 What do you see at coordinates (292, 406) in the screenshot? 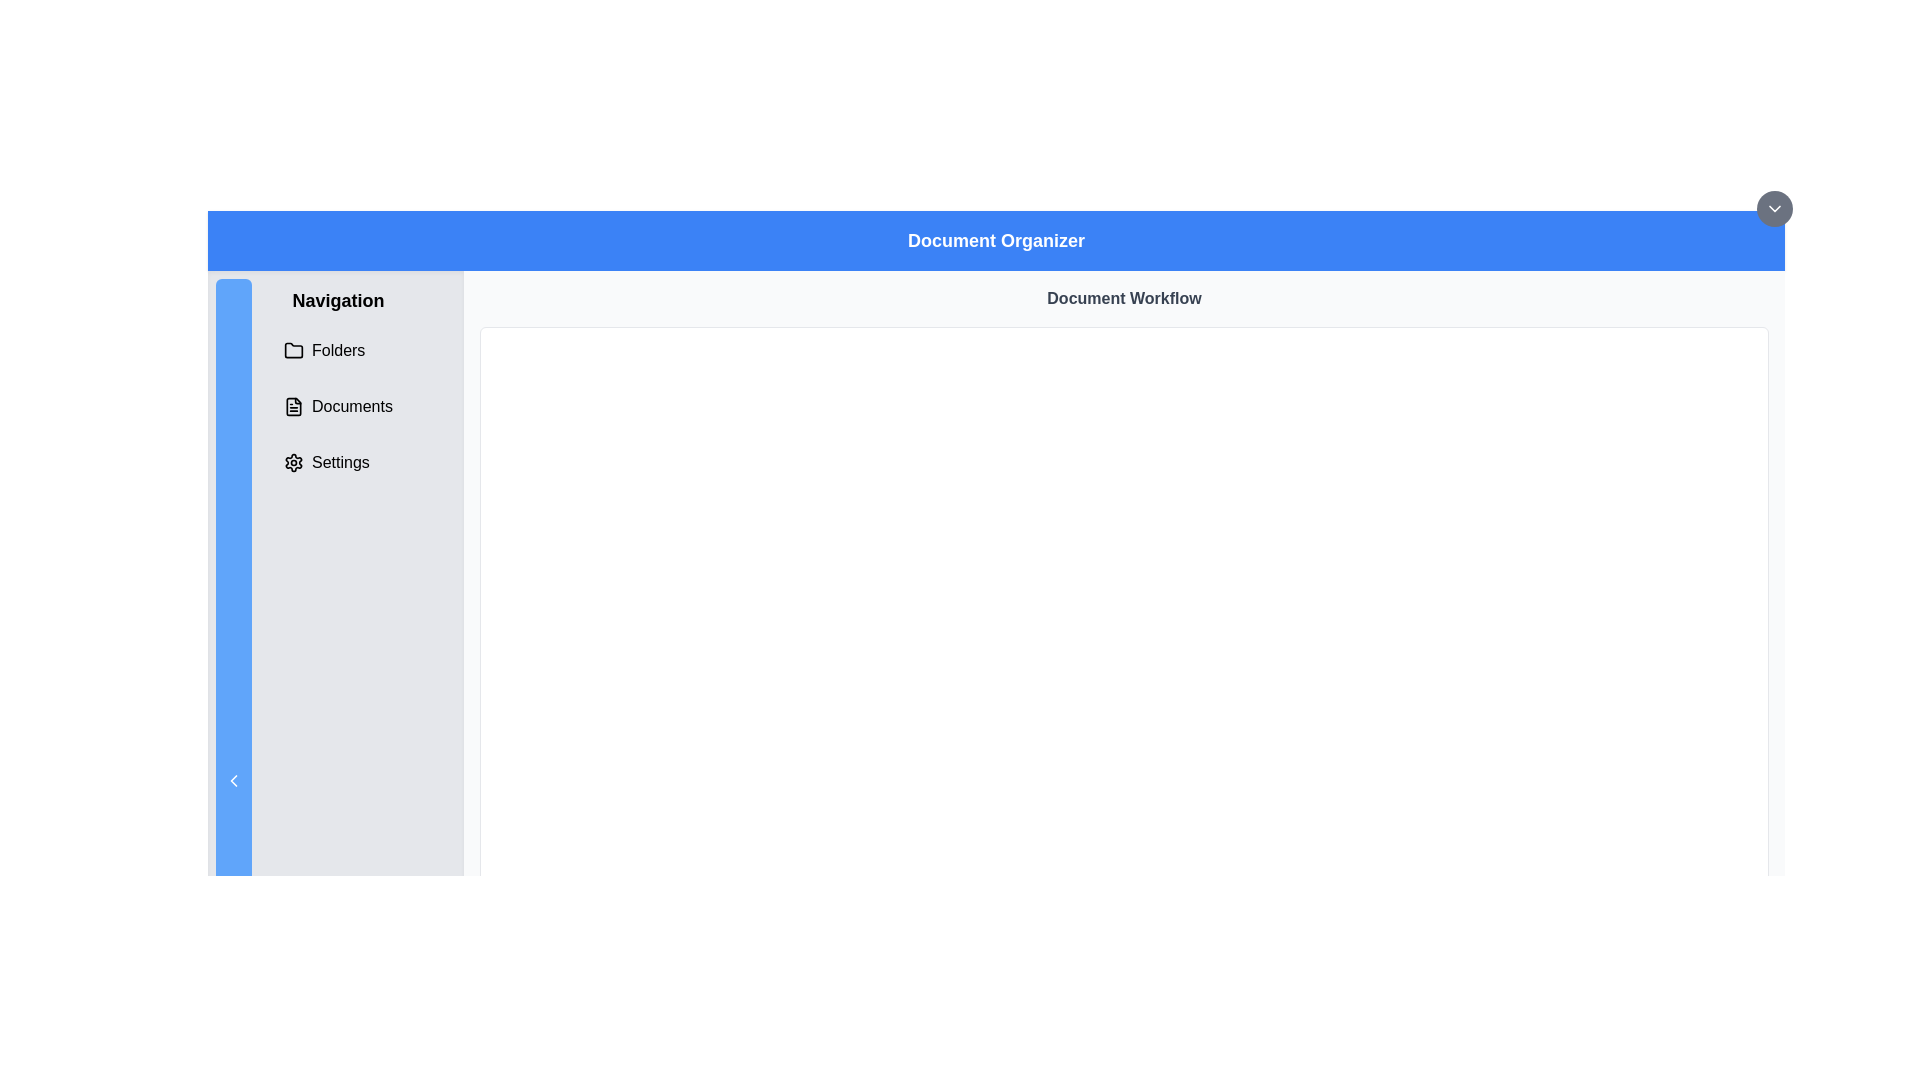
I see `the small 20x20 pixel document icon located next to the 'Documents' text in the sidebar` at bounding box center [292, 406].